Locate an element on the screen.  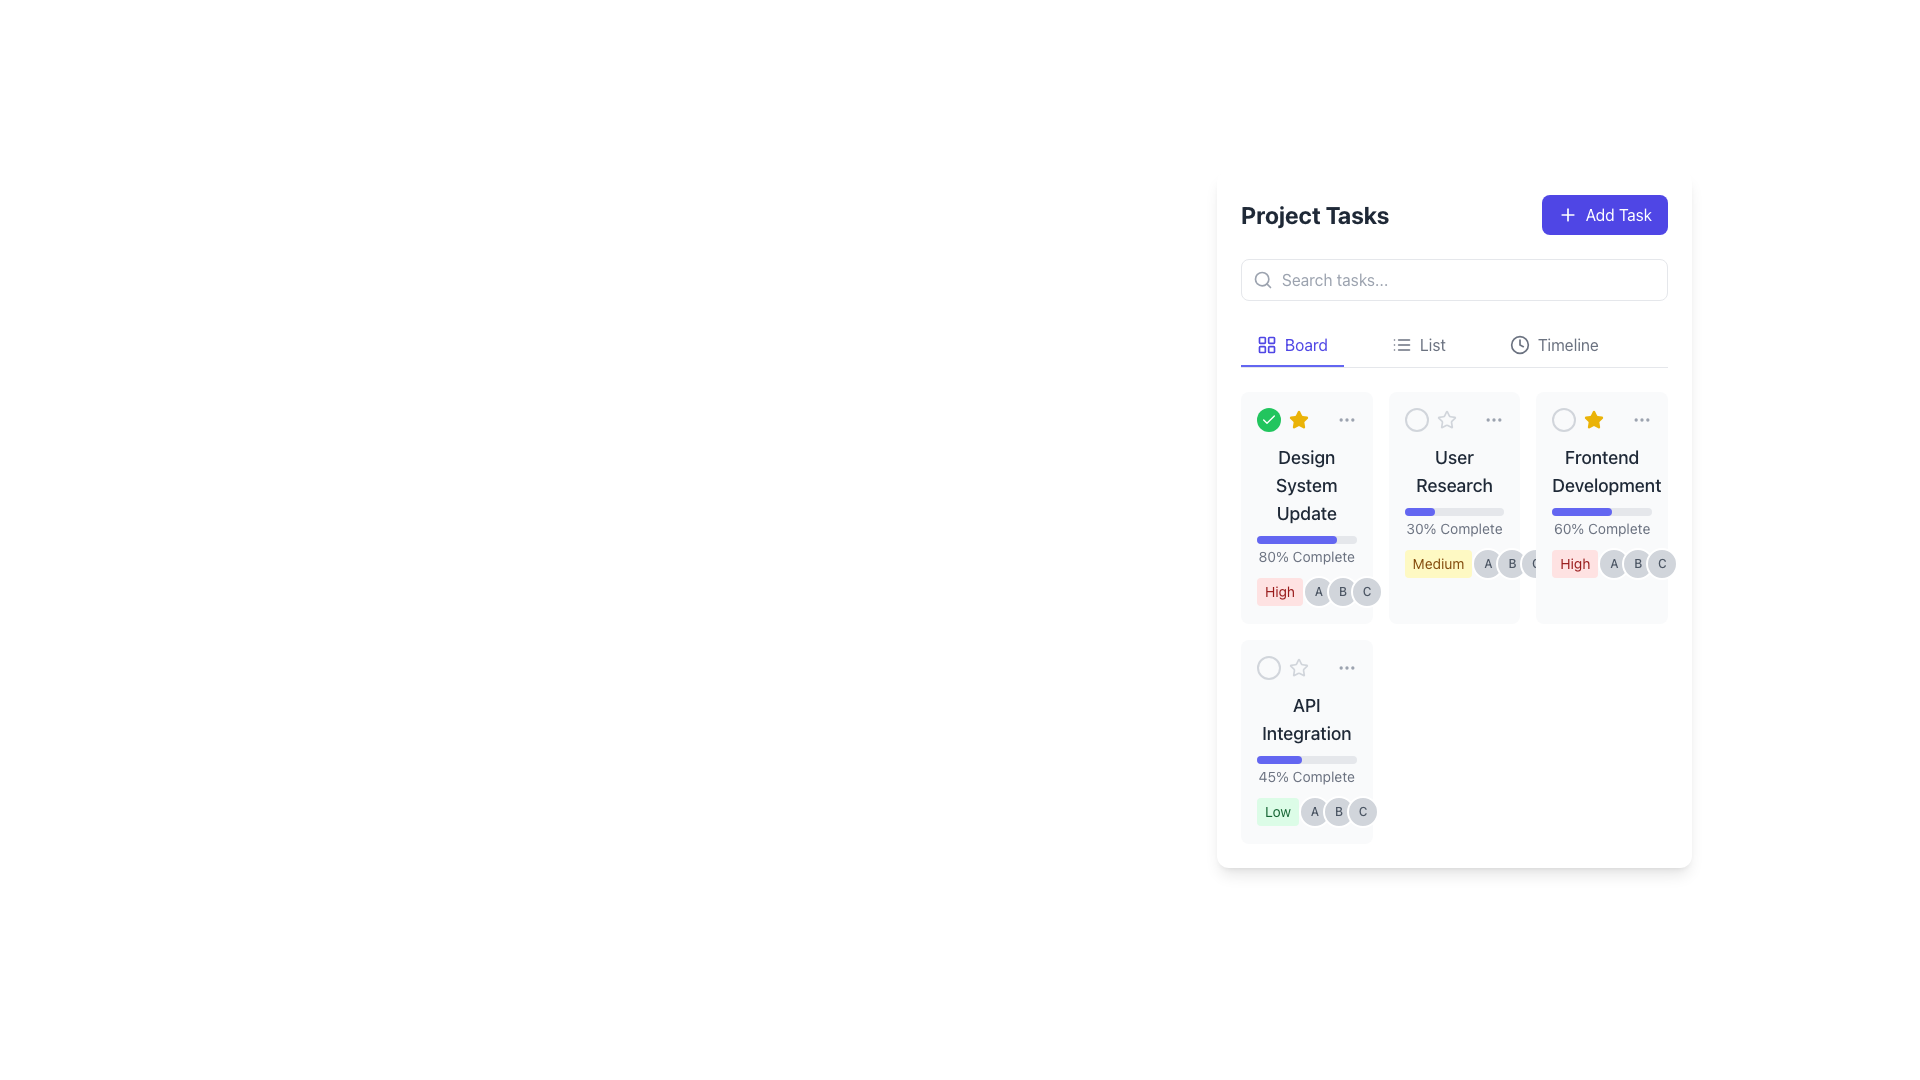
the leftmost circular label labeled 'A' which is positioned to the right of the 'Low' label within the 'API Integration' card is located at coordinates (1315, 812).